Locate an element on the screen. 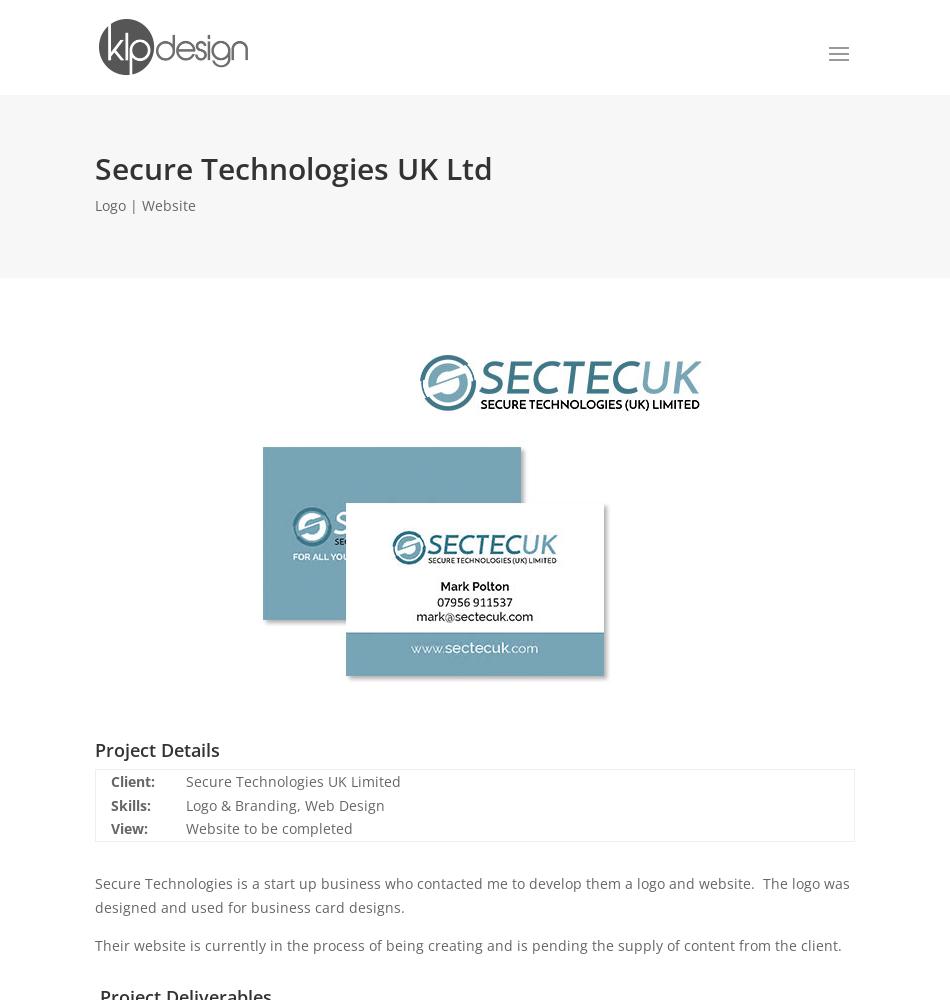 Image resolution: width=950 pixels, height=1000 pixels. 'Secure Technologies is a start up business who contacted me to develop them a logo and website.  The logo was designed and used for business card designs.' is located at coordinates (471, 895).